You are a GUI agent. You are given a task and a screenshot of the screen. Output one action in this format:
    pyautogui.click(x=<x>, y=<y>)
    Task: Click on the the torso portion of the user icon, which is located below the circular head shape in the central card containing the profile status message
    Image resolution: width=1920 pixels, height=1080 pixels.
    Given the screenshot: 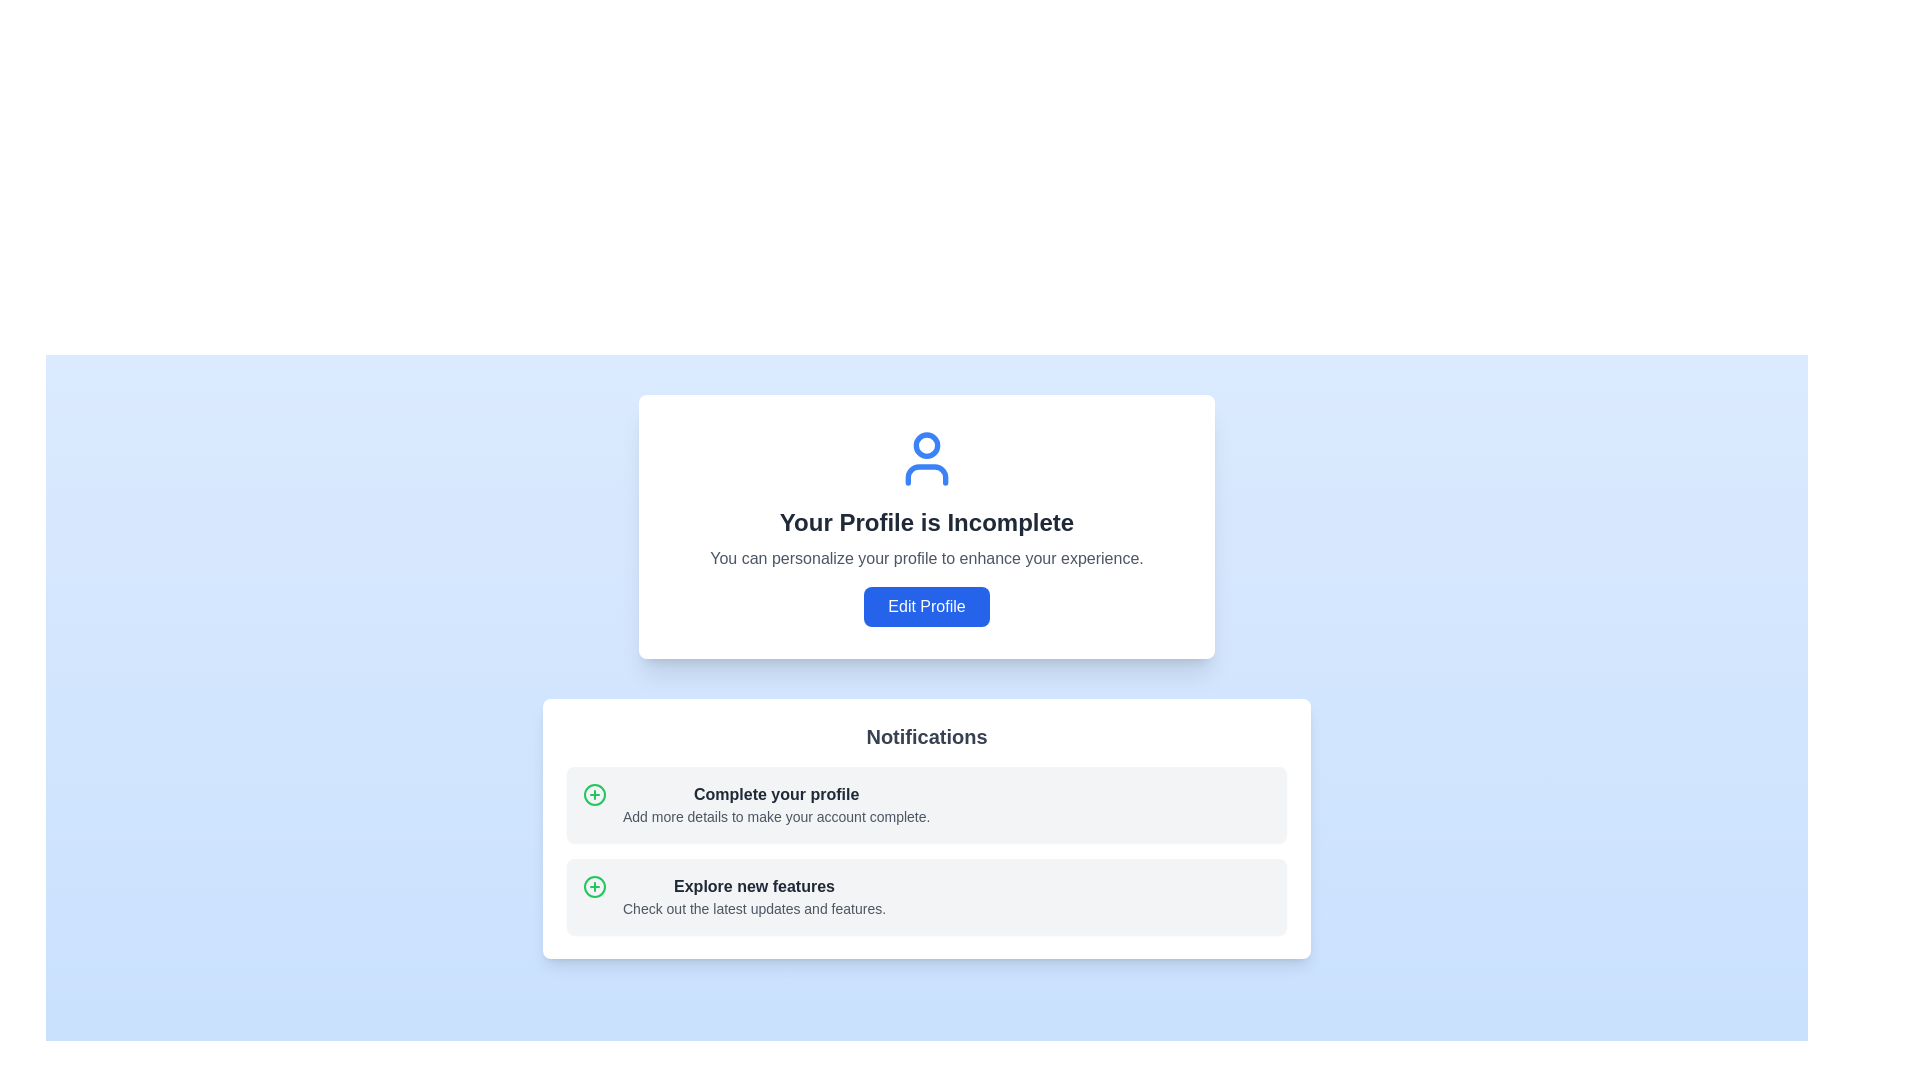 What is the action you would take?
    pyautogui.click(x=925, y=474)
    